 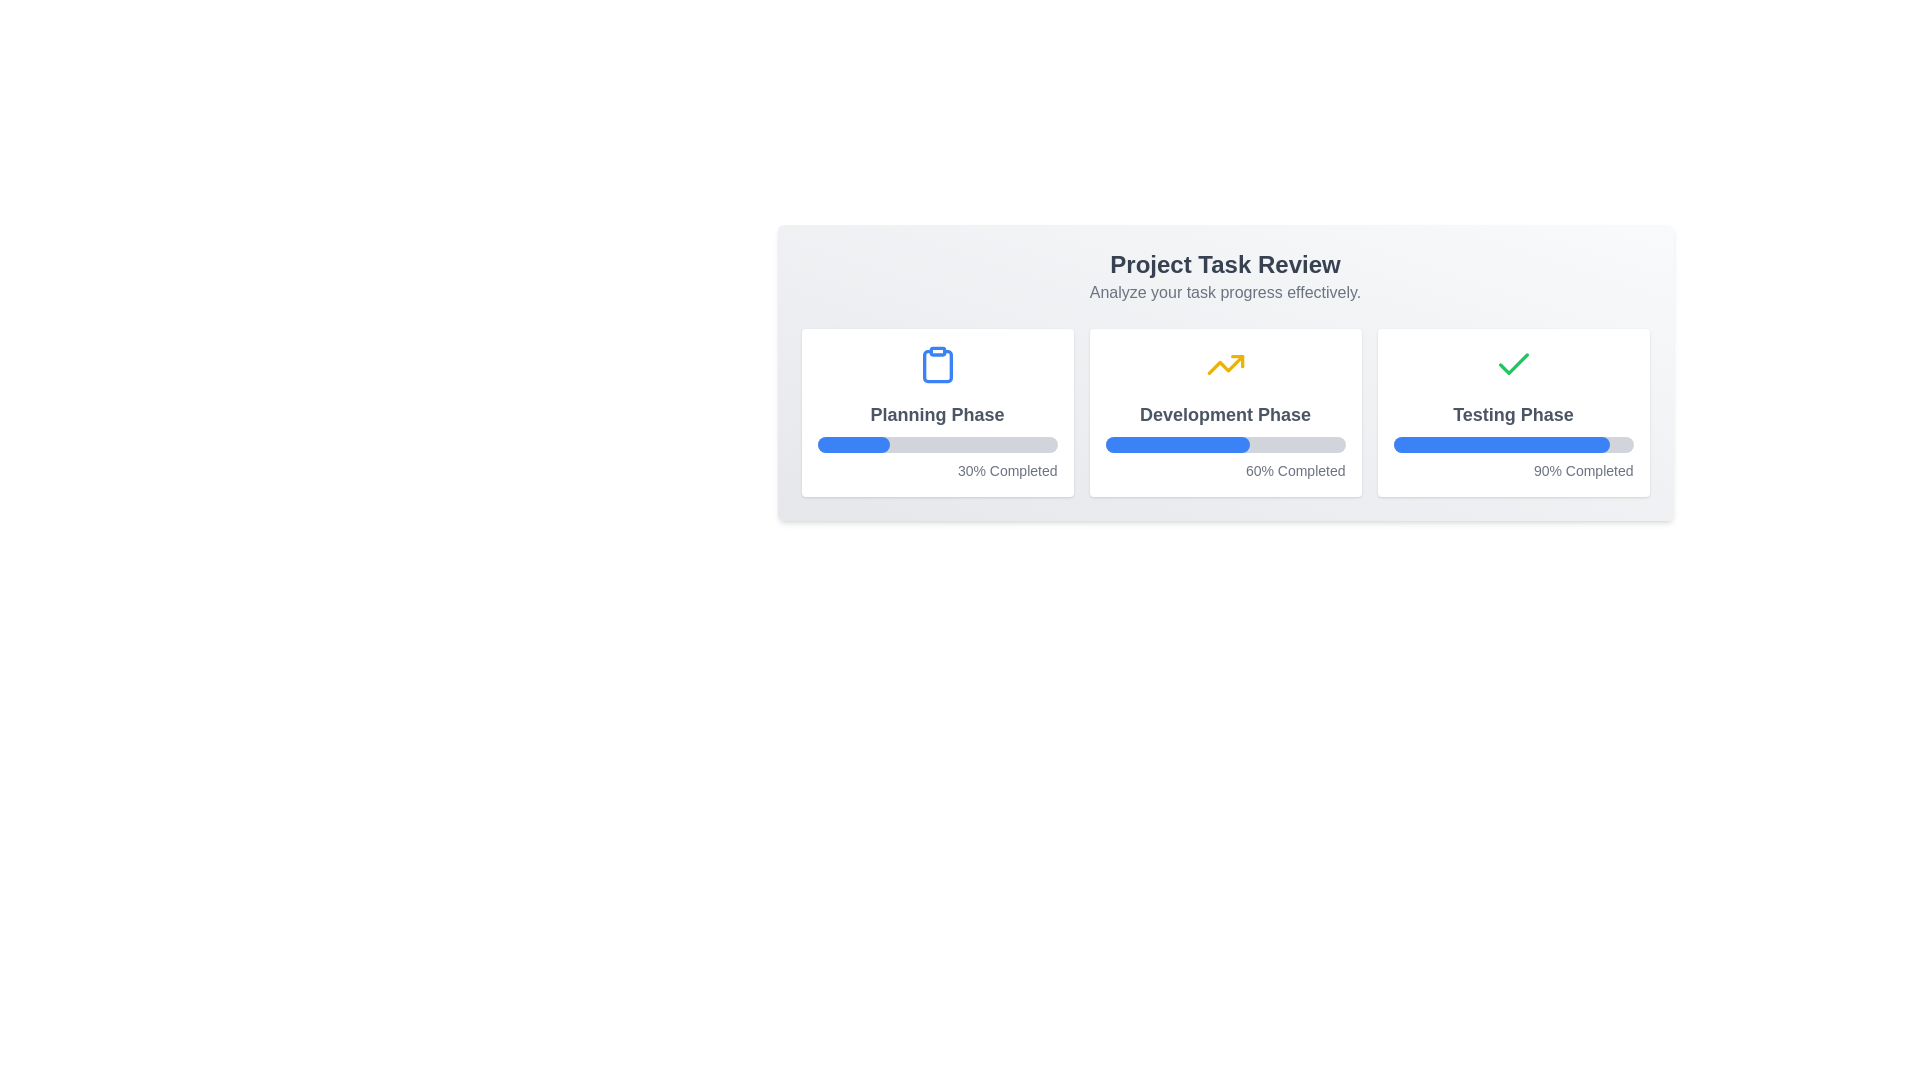 What do you see at coordinates (1224, 411) in the screenshot?
I see `the second card in the horizontal list that represents the 'Development Phase' in the project, located between the 'Planning Phase' and 'Testing Phase' cards` at bounding box center [1224, 411].